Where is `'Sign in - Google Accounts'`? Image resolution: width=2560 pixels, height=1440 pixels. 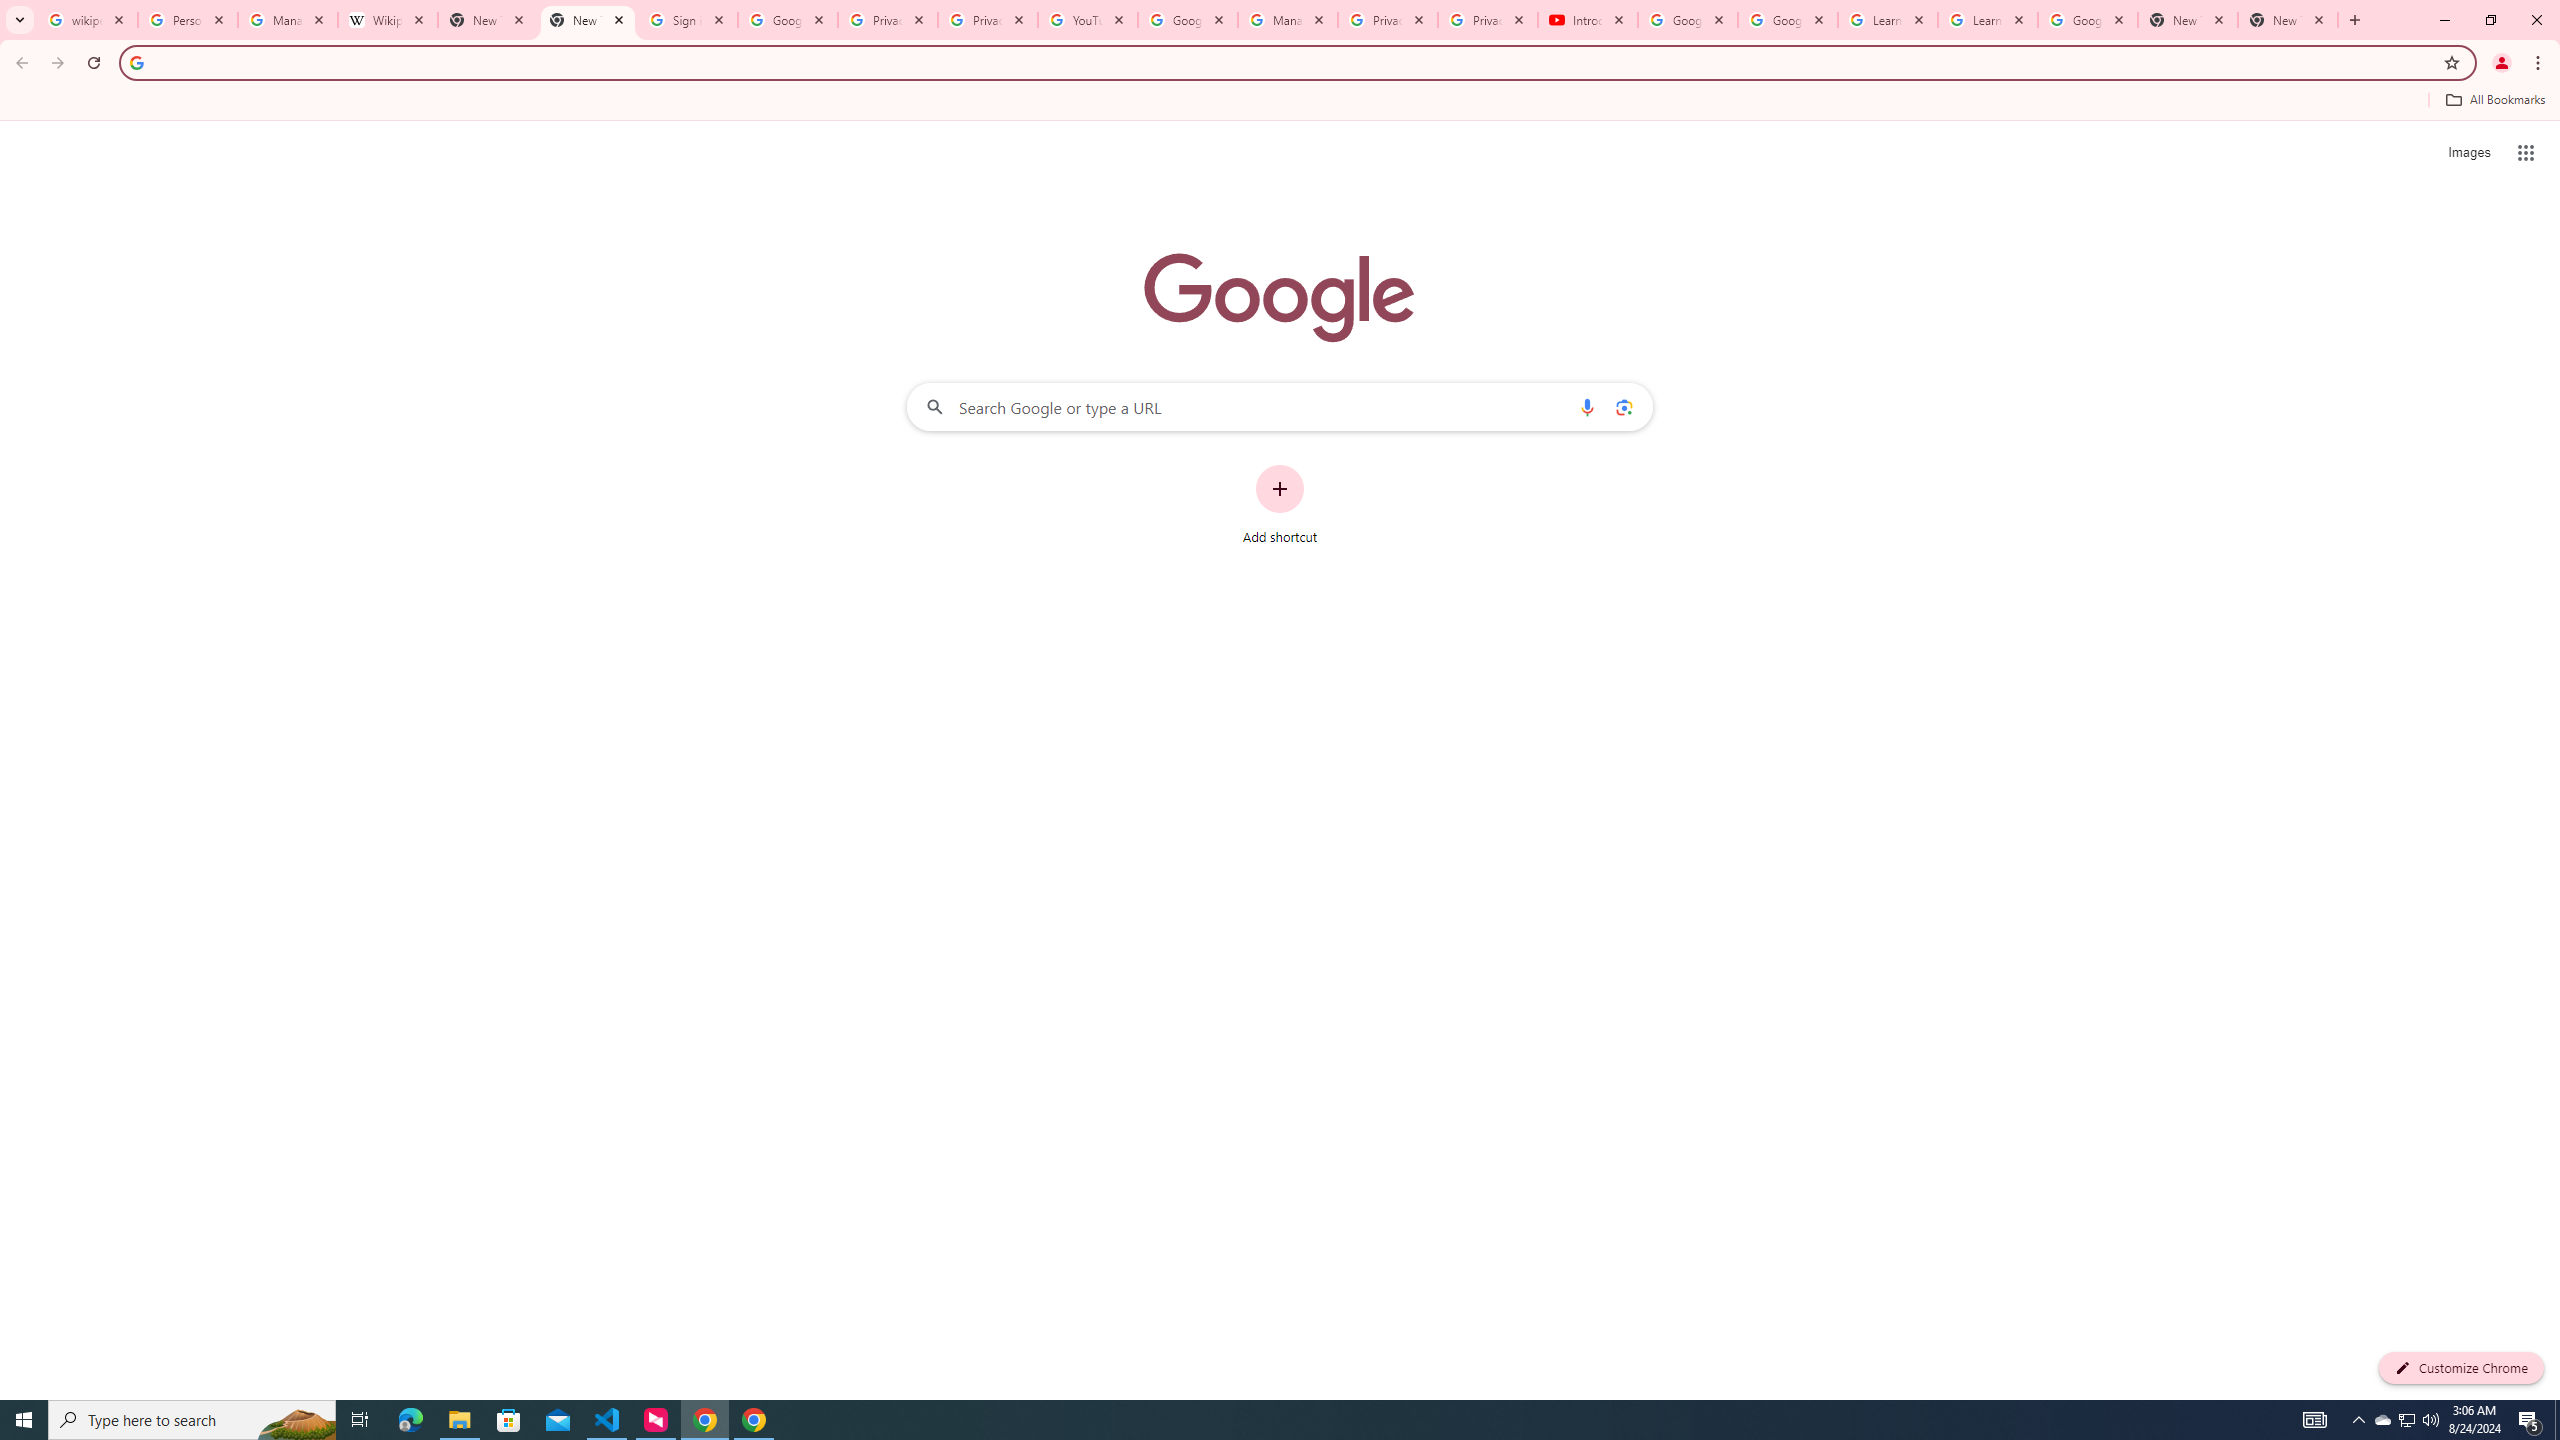 'Sign in - Google Accounts' is located at coordinates (688, 19).